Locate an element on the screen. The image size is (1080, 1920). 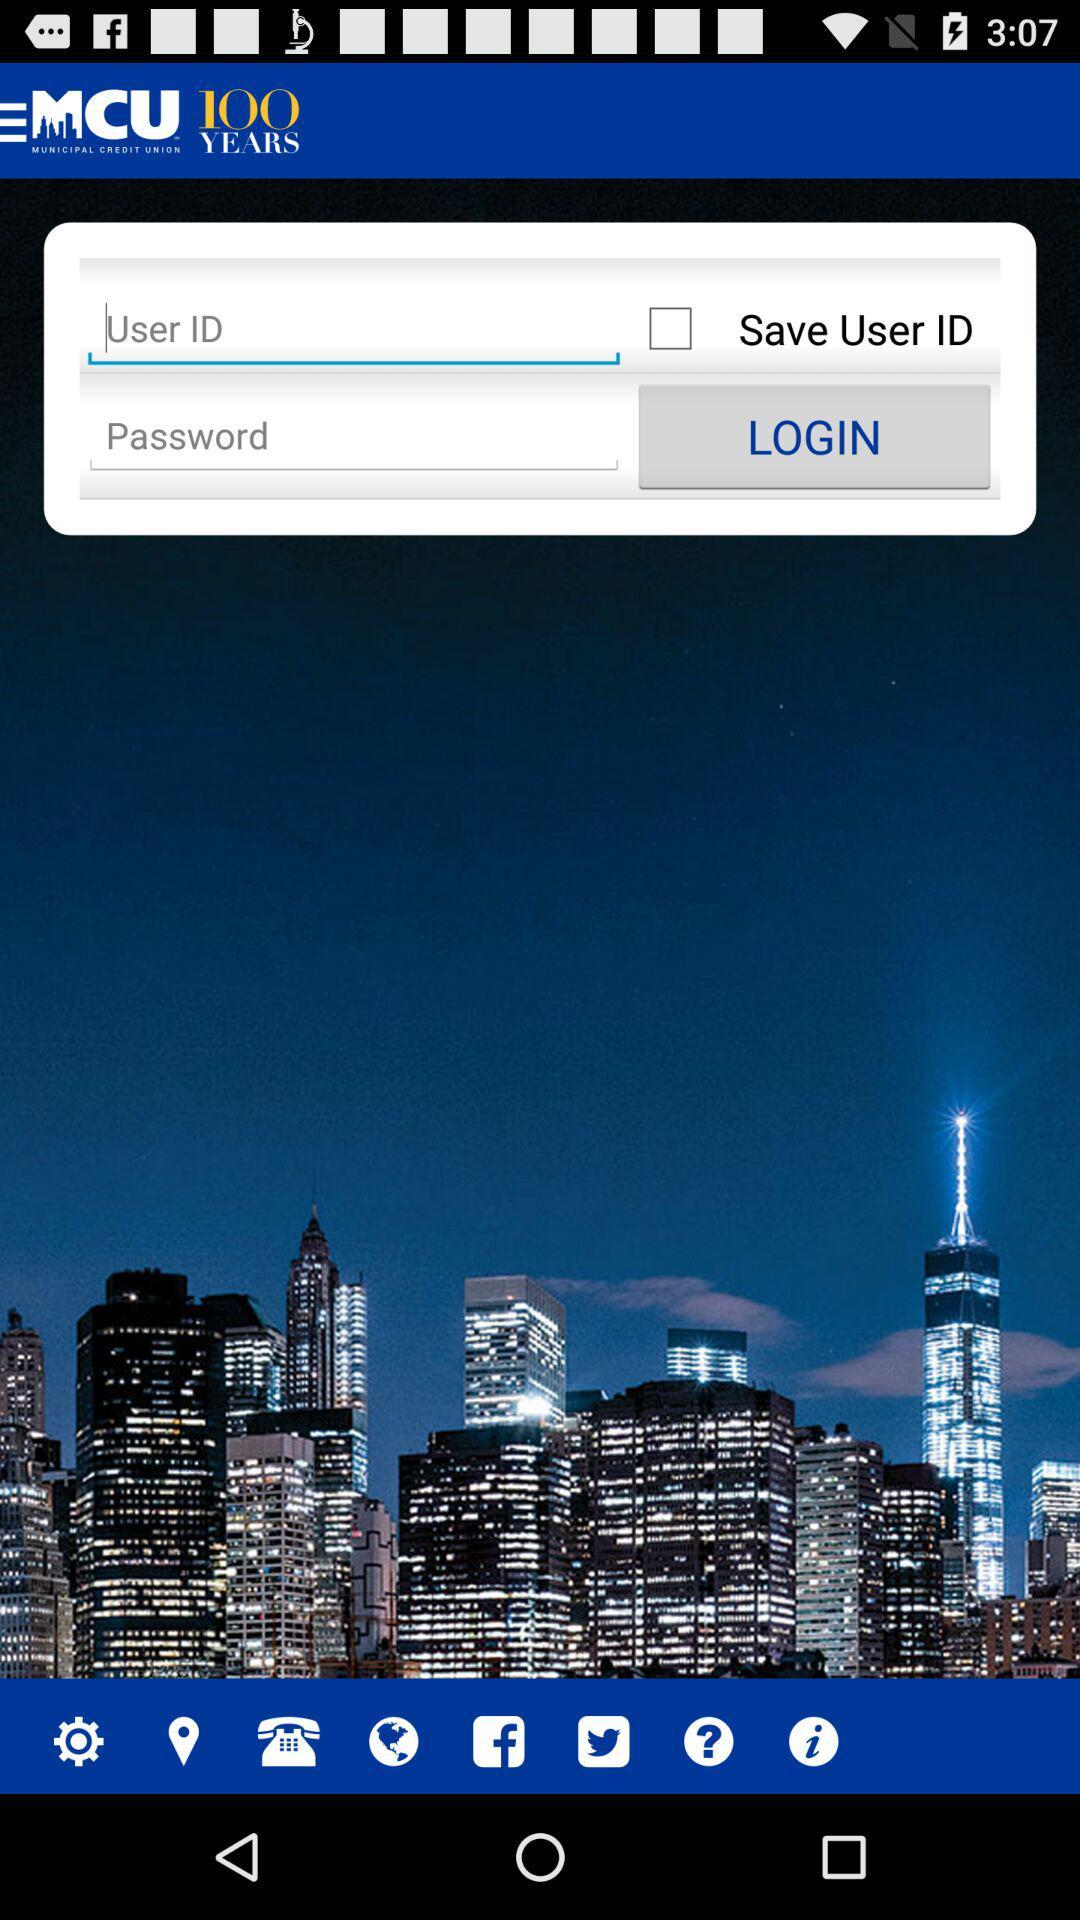
input user id is located at coordinates (353, 328).